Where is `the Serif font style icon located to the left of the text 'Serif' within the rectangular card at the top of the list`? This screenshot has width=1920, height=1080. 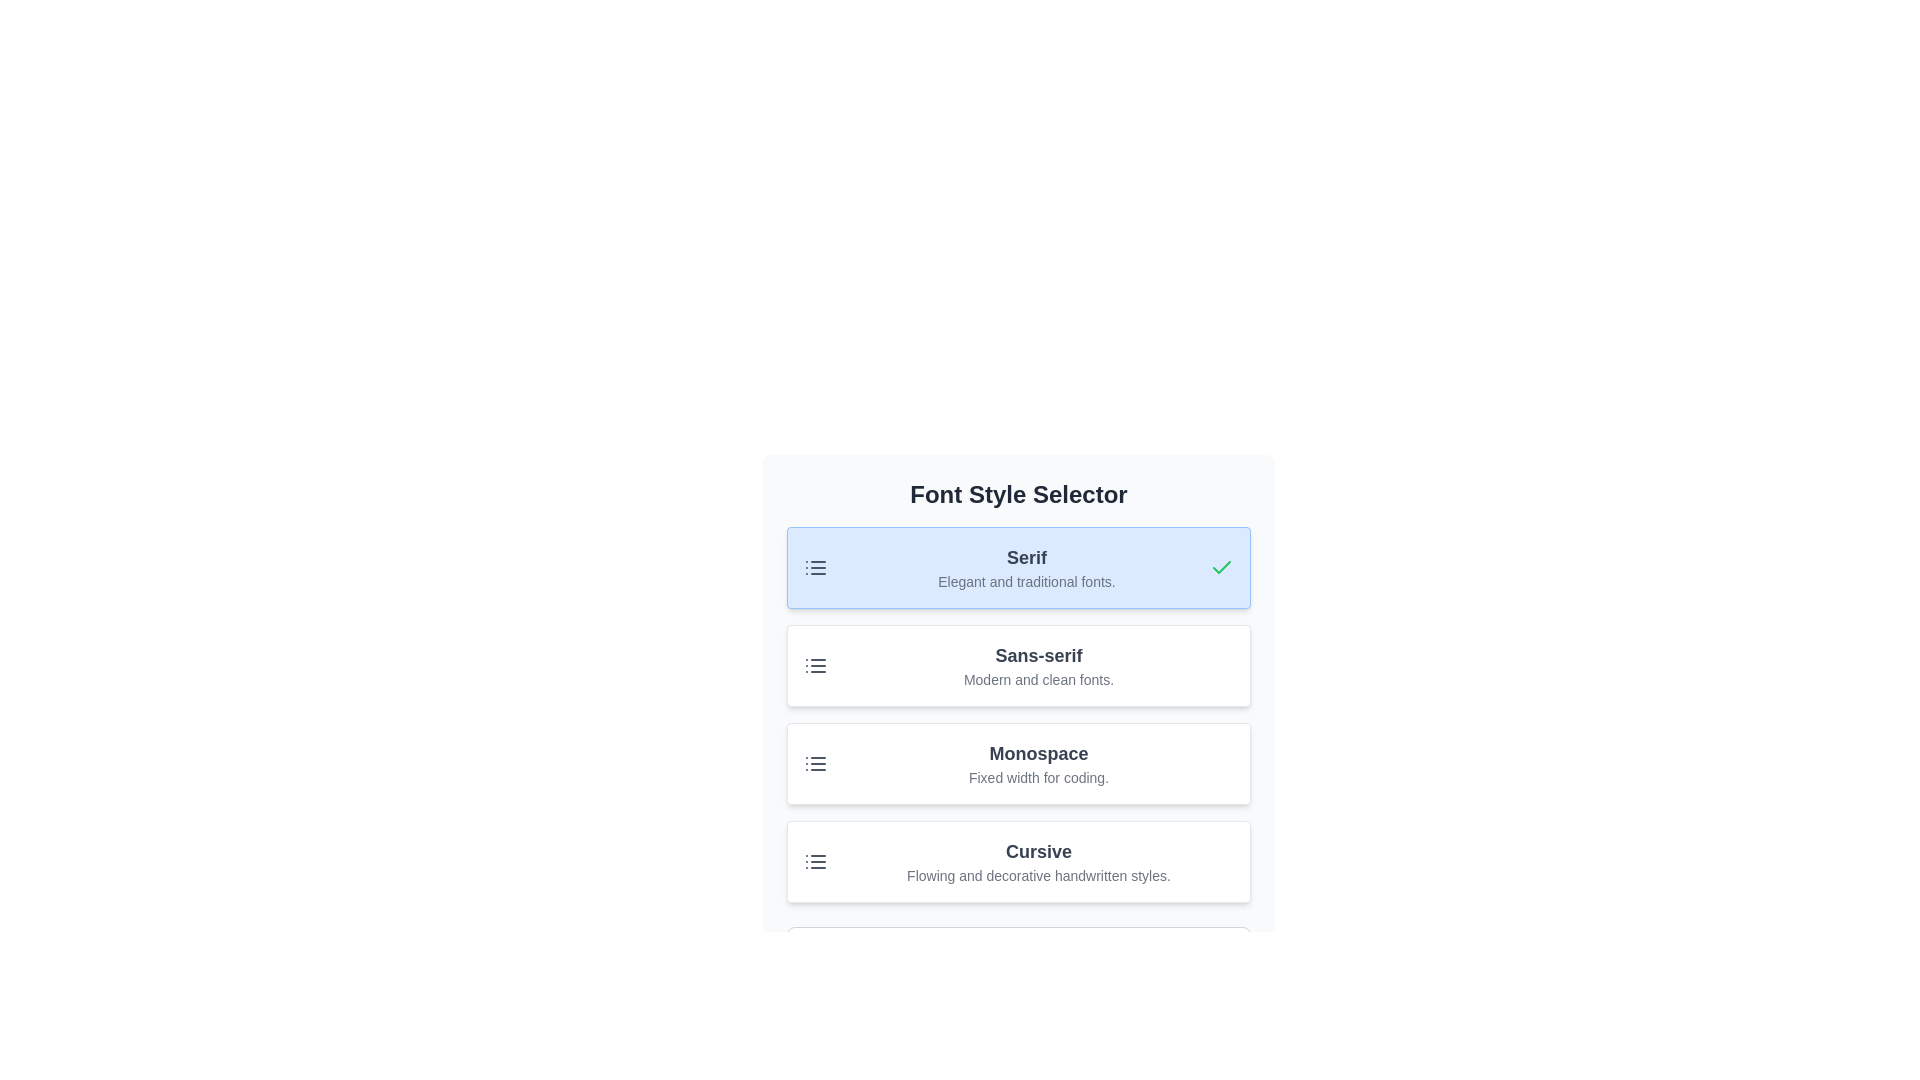 the Serif font style icon located to the left of the text 'Serif' within the rectangular card at the top of the list is located at coordinates (816, 567).